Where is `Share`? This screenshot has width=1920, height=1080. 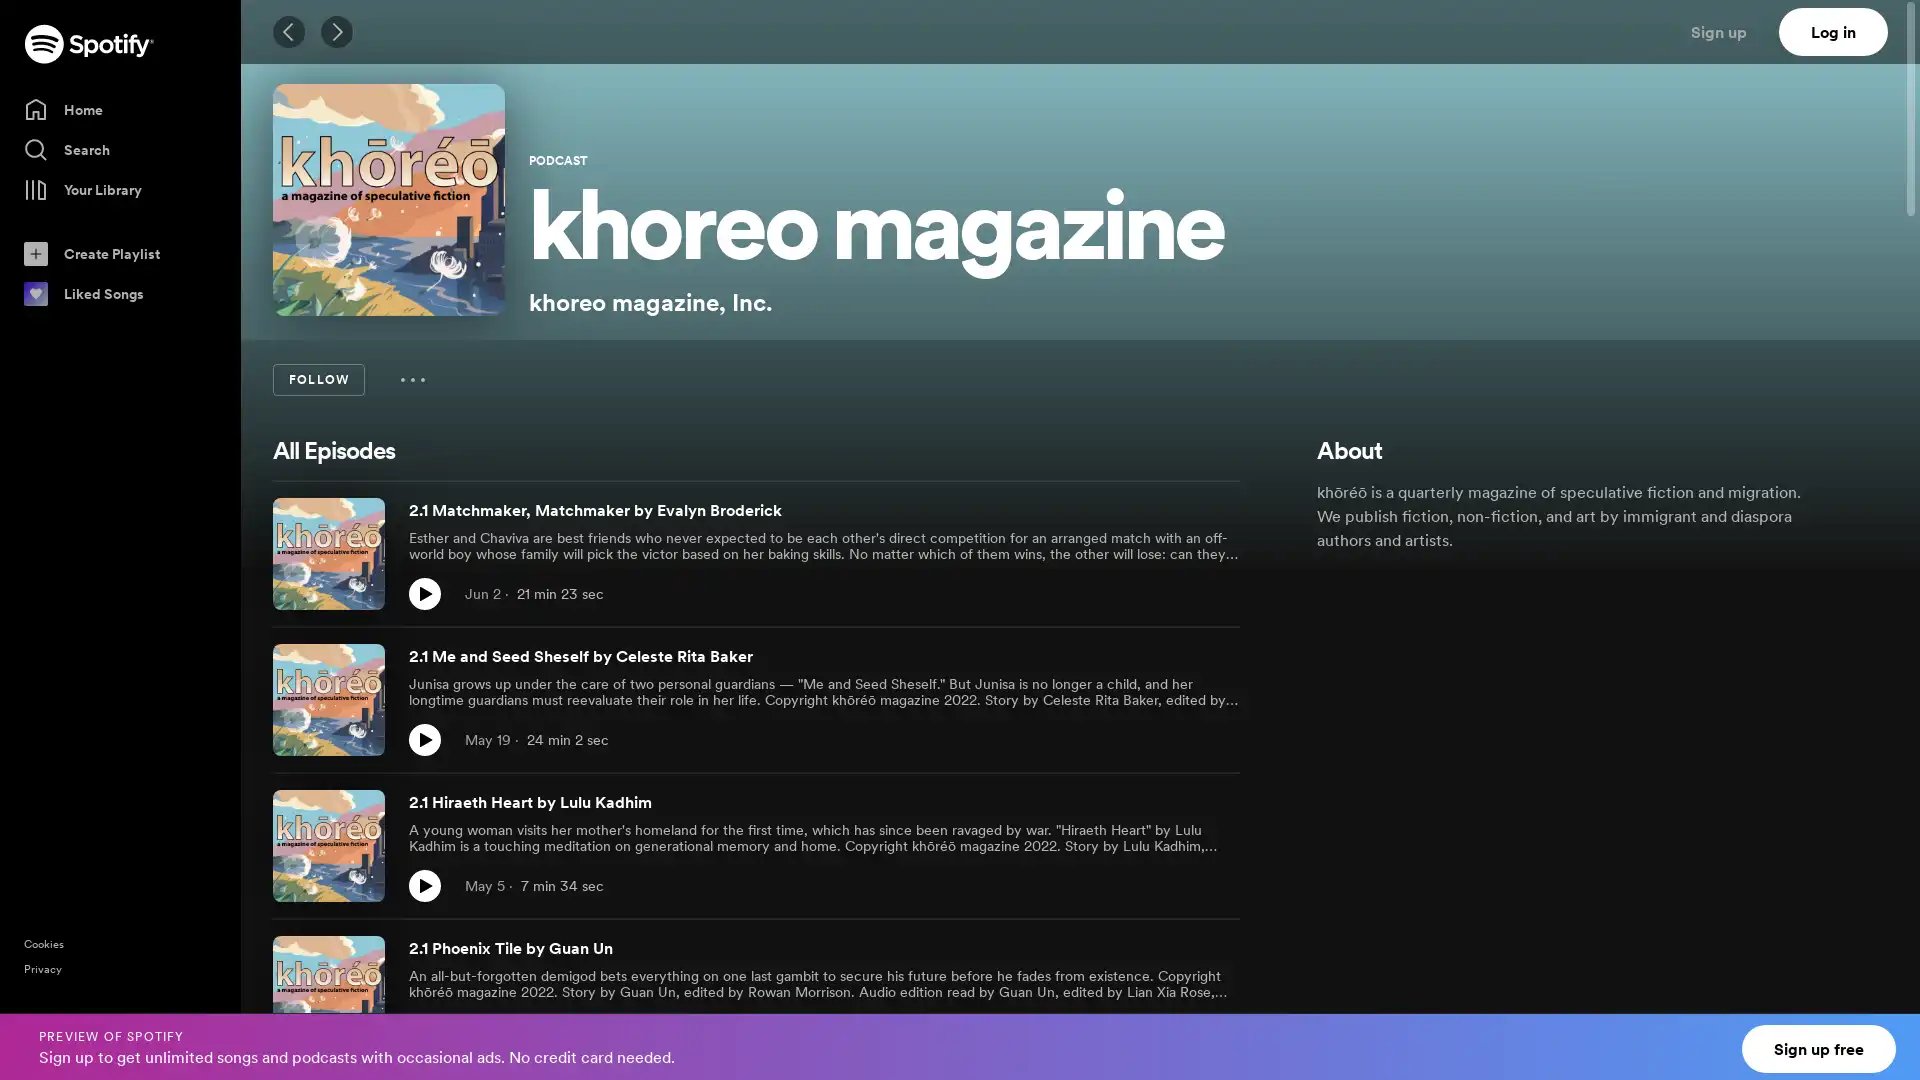 Share is located at coordinates (1180, 593).